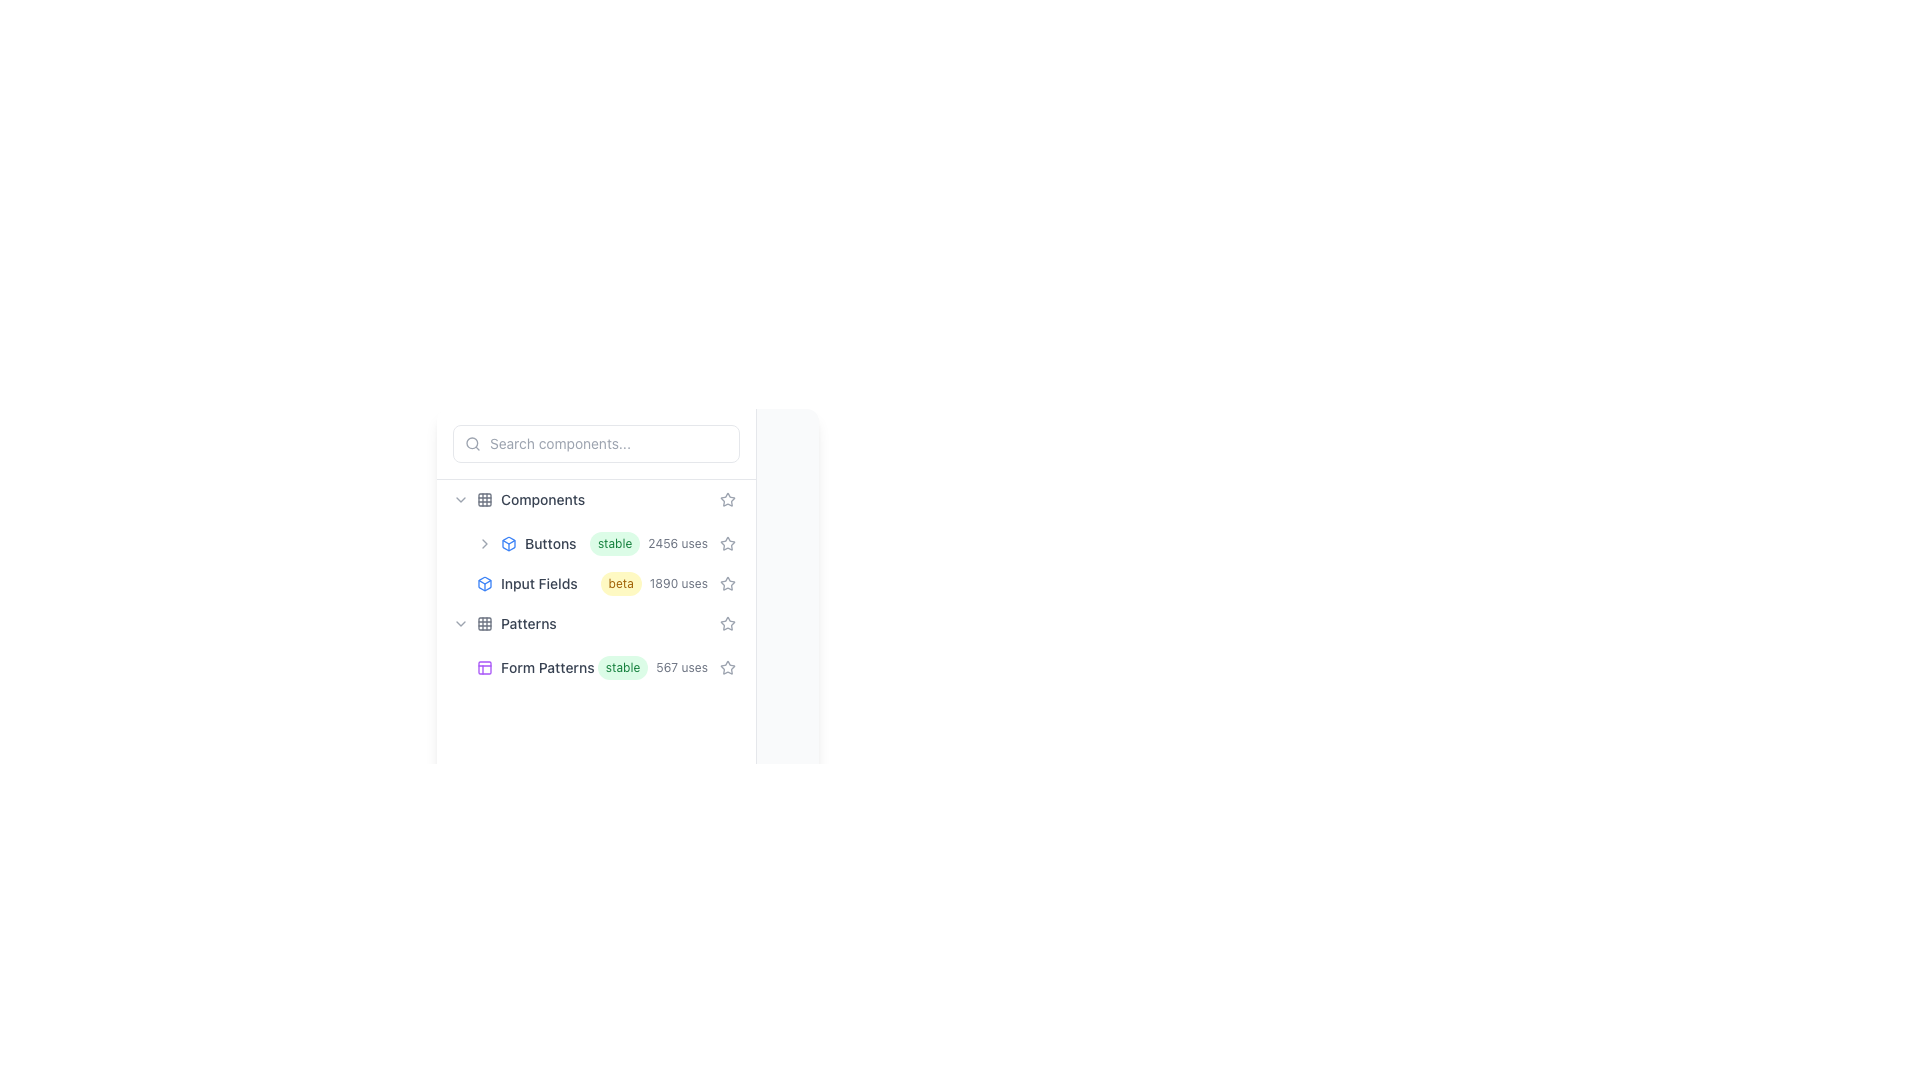 The width and height of the screenshot is (1920, 1080). What do you see at coordinates (727, 623) in the screenshot?
I see `the star icon button on the far right side of the 'Patterns' list item` at bounding box center [727, 623].